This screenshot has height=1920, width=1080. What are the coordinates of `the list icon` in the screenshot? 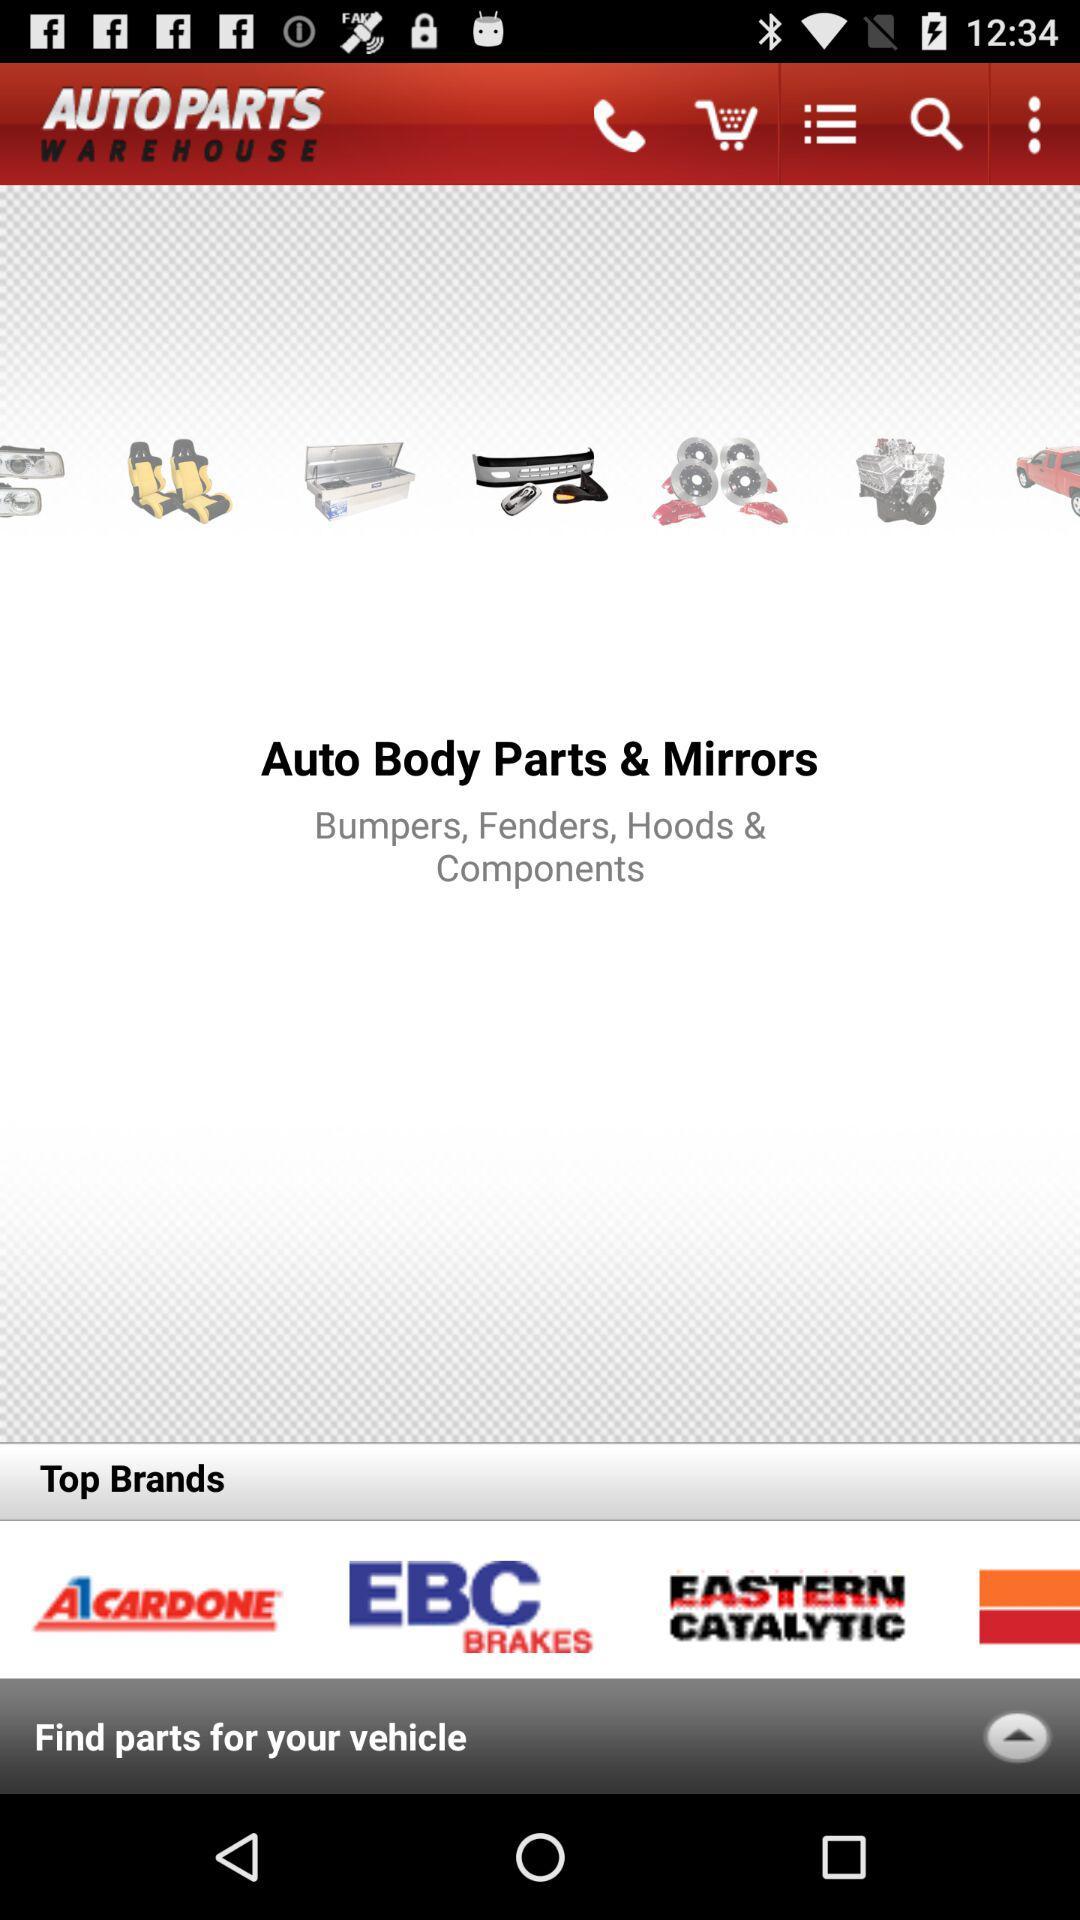 It's located at (830, 131).